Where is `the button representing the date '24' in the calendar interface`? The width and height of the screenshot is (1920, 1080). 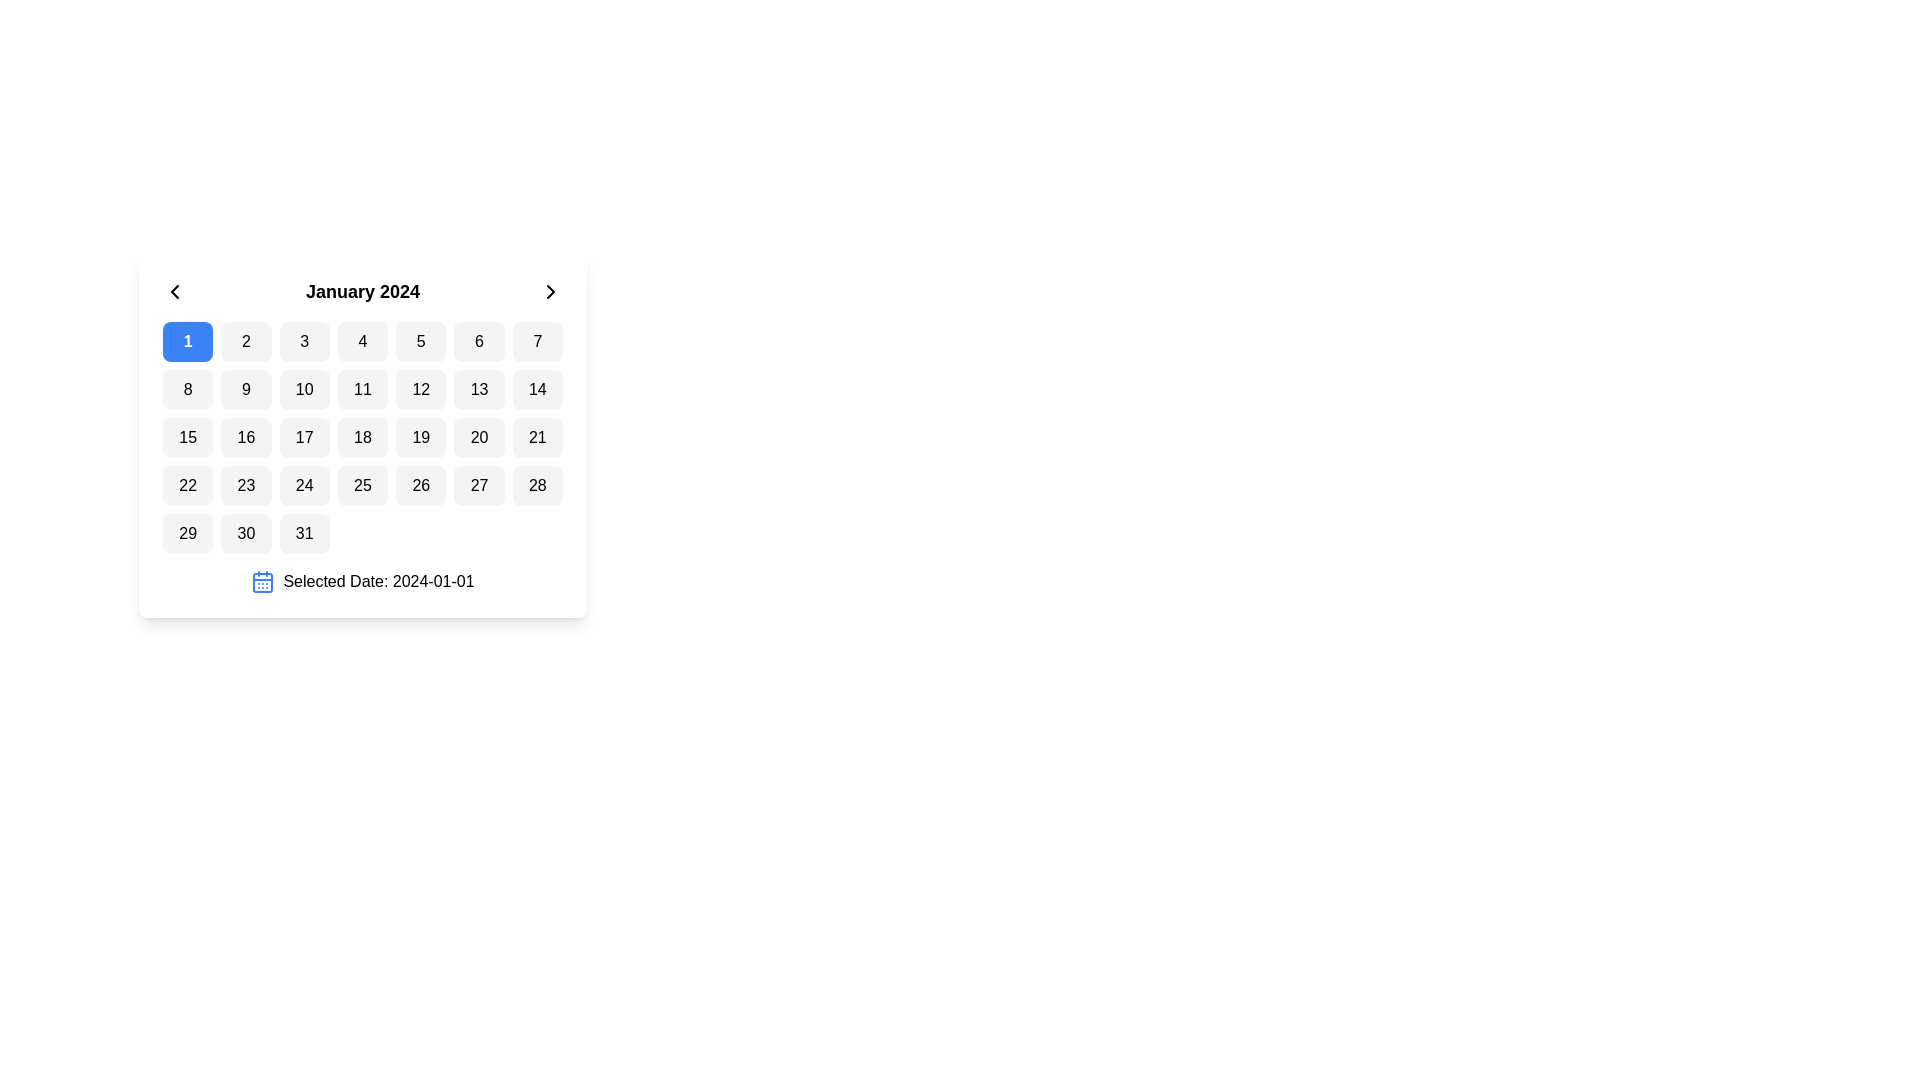 the button representing the date '24' in the calendar interface is located at coordinates (303, 486).